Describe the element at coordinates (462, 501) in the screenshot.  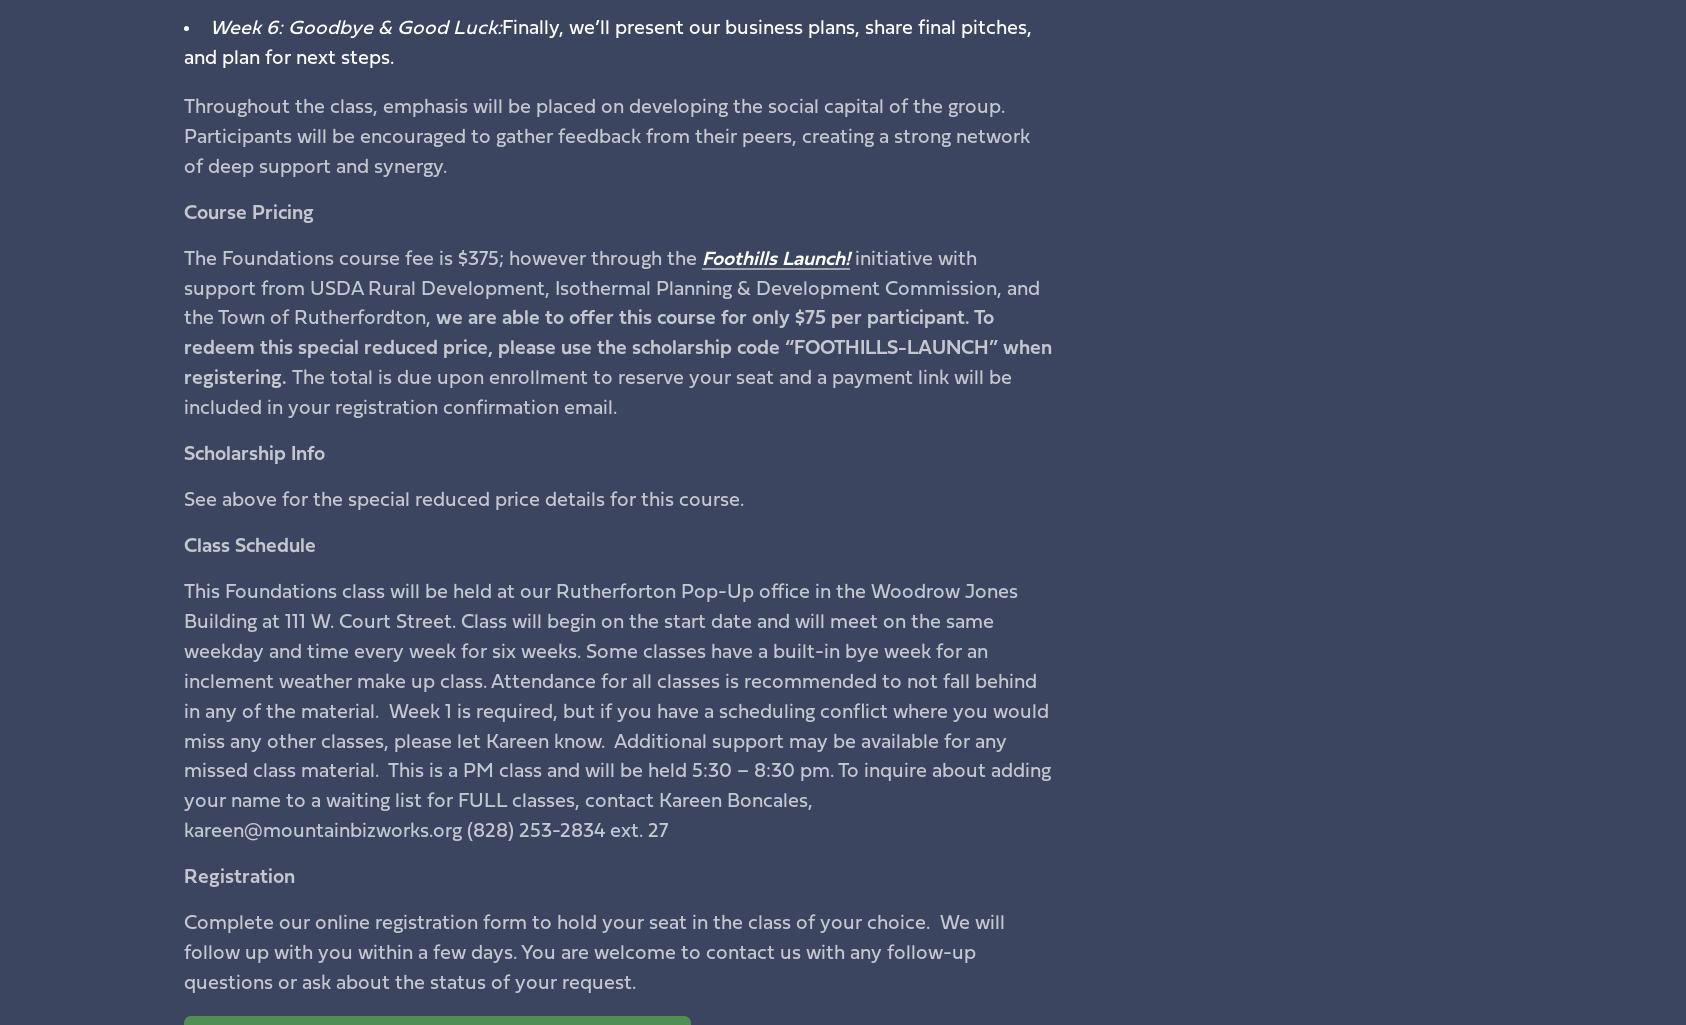
I see `'See above for the special reduced price details for this course.'` at that location.